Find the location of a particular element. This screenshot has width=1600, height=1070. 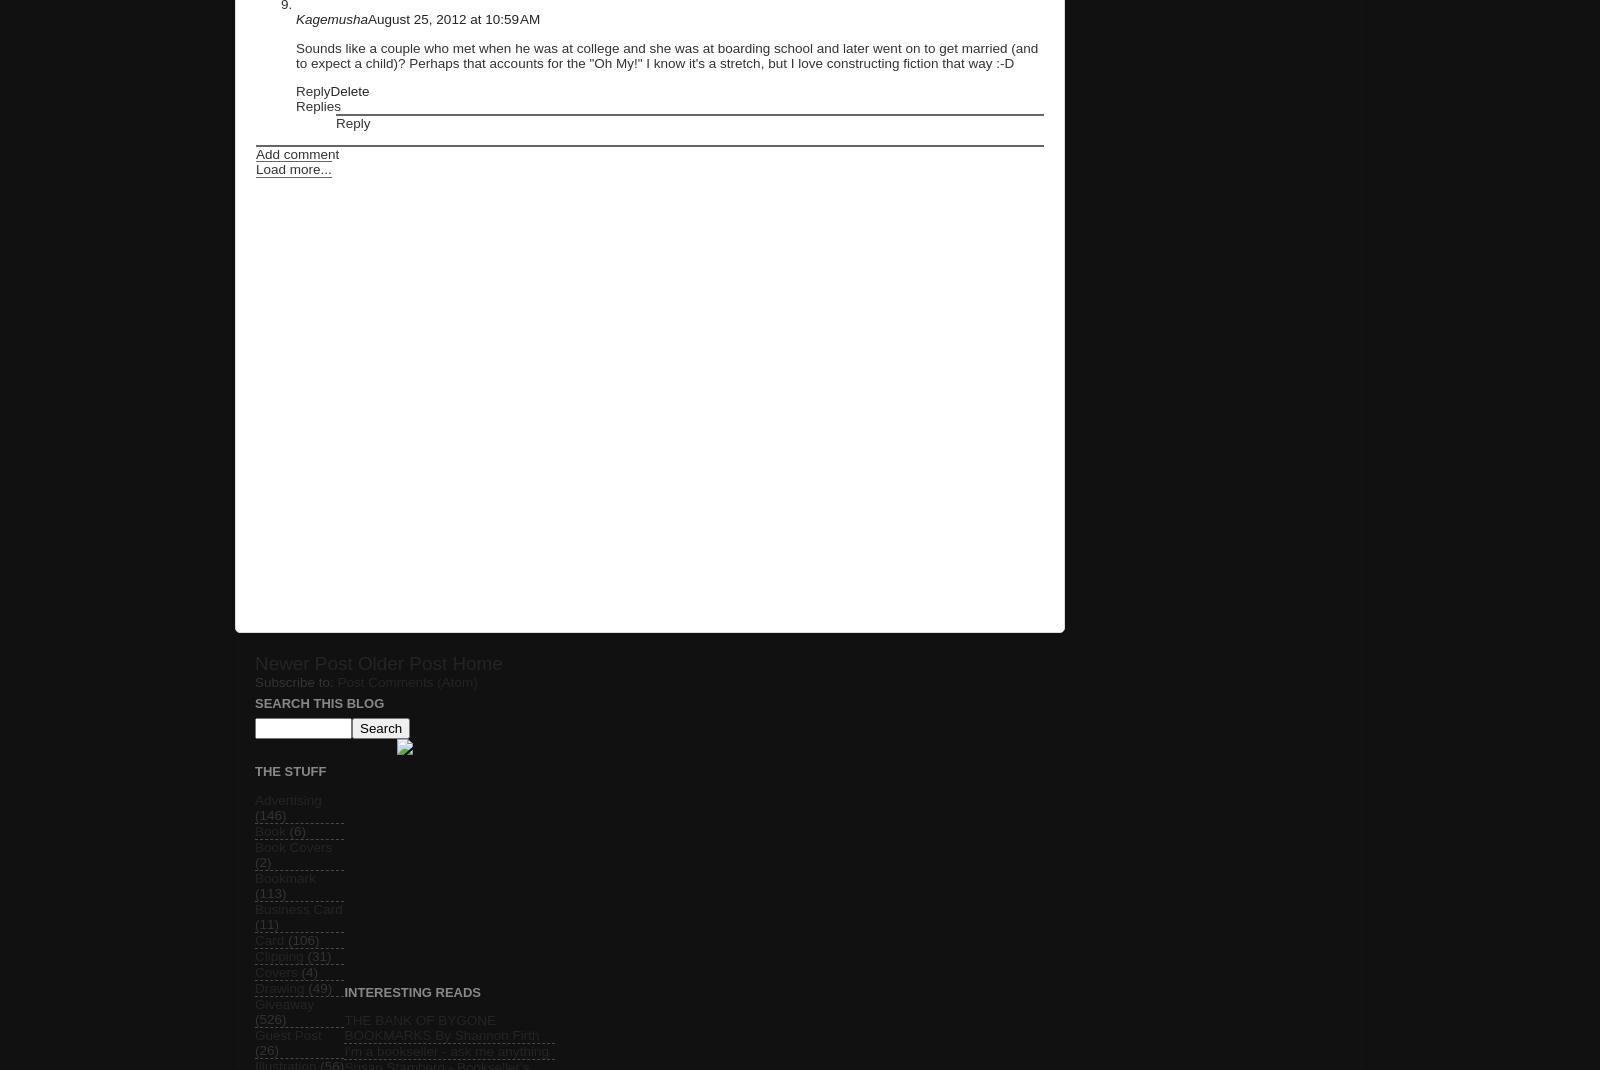

'(526)' is located at coordinates (270, 1018).